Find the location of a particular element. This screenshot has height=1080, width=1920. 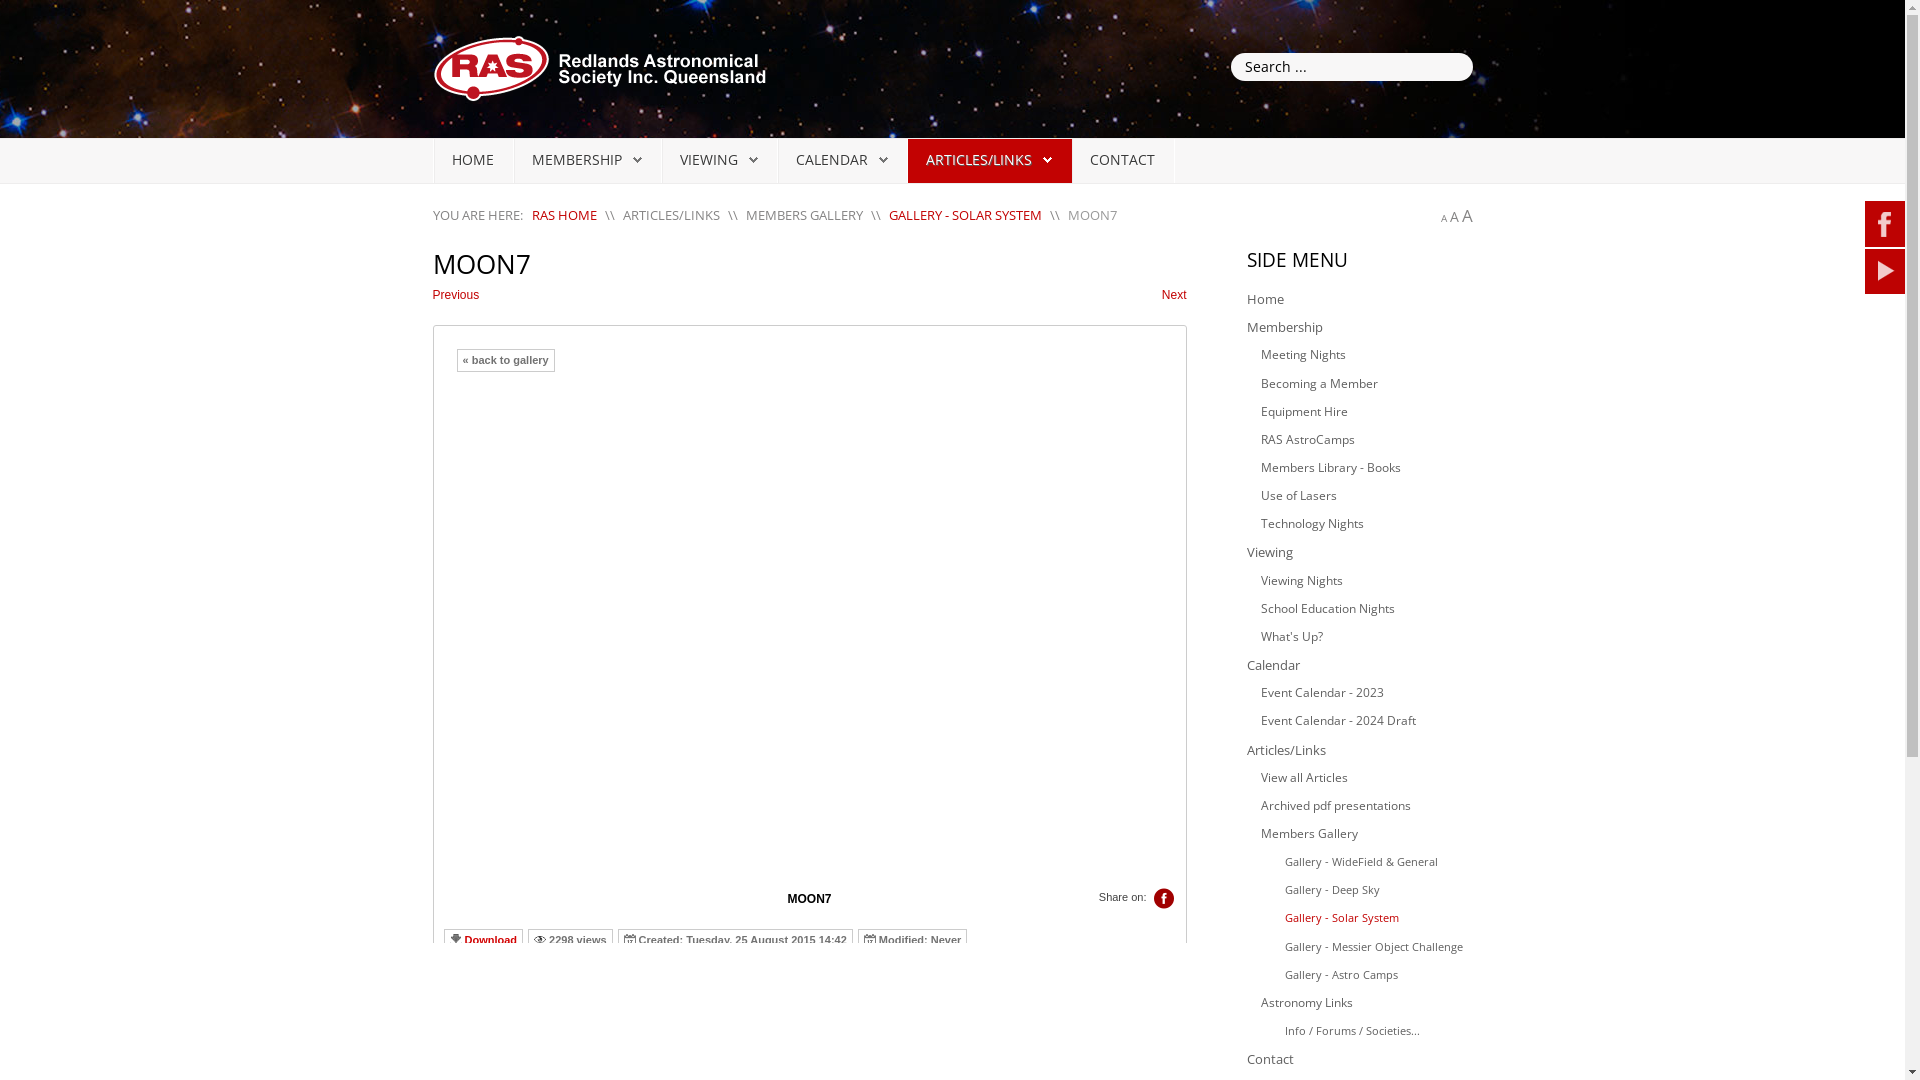

'Meeting Nights' is located at coordinates (1365, 353).